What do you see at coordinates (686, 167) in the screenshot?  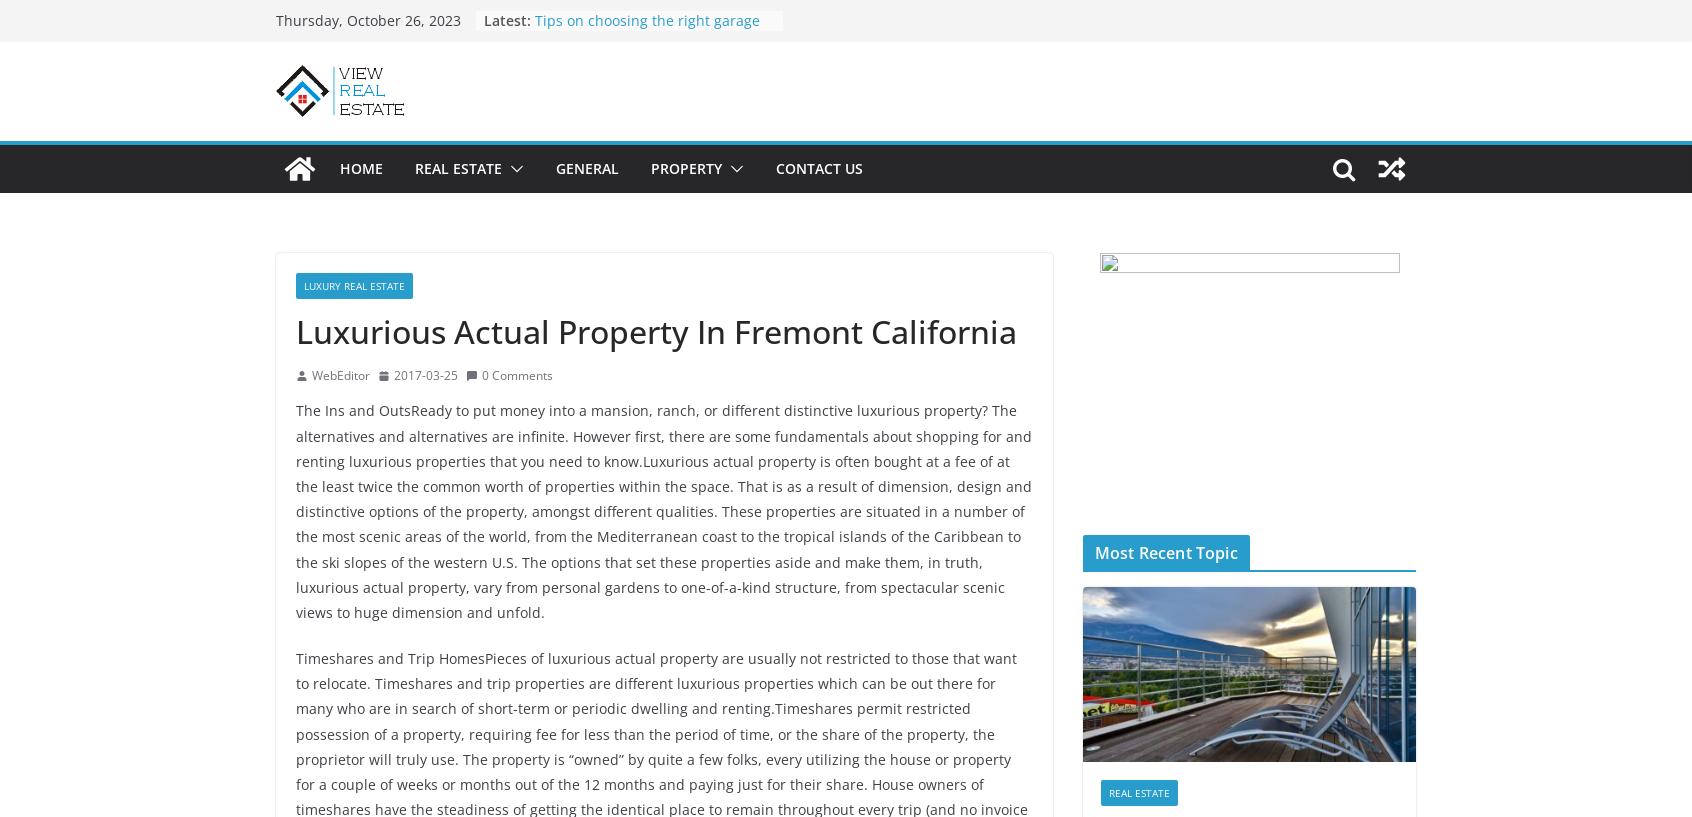 I see `'Property'` at bounding box center [686, 167].